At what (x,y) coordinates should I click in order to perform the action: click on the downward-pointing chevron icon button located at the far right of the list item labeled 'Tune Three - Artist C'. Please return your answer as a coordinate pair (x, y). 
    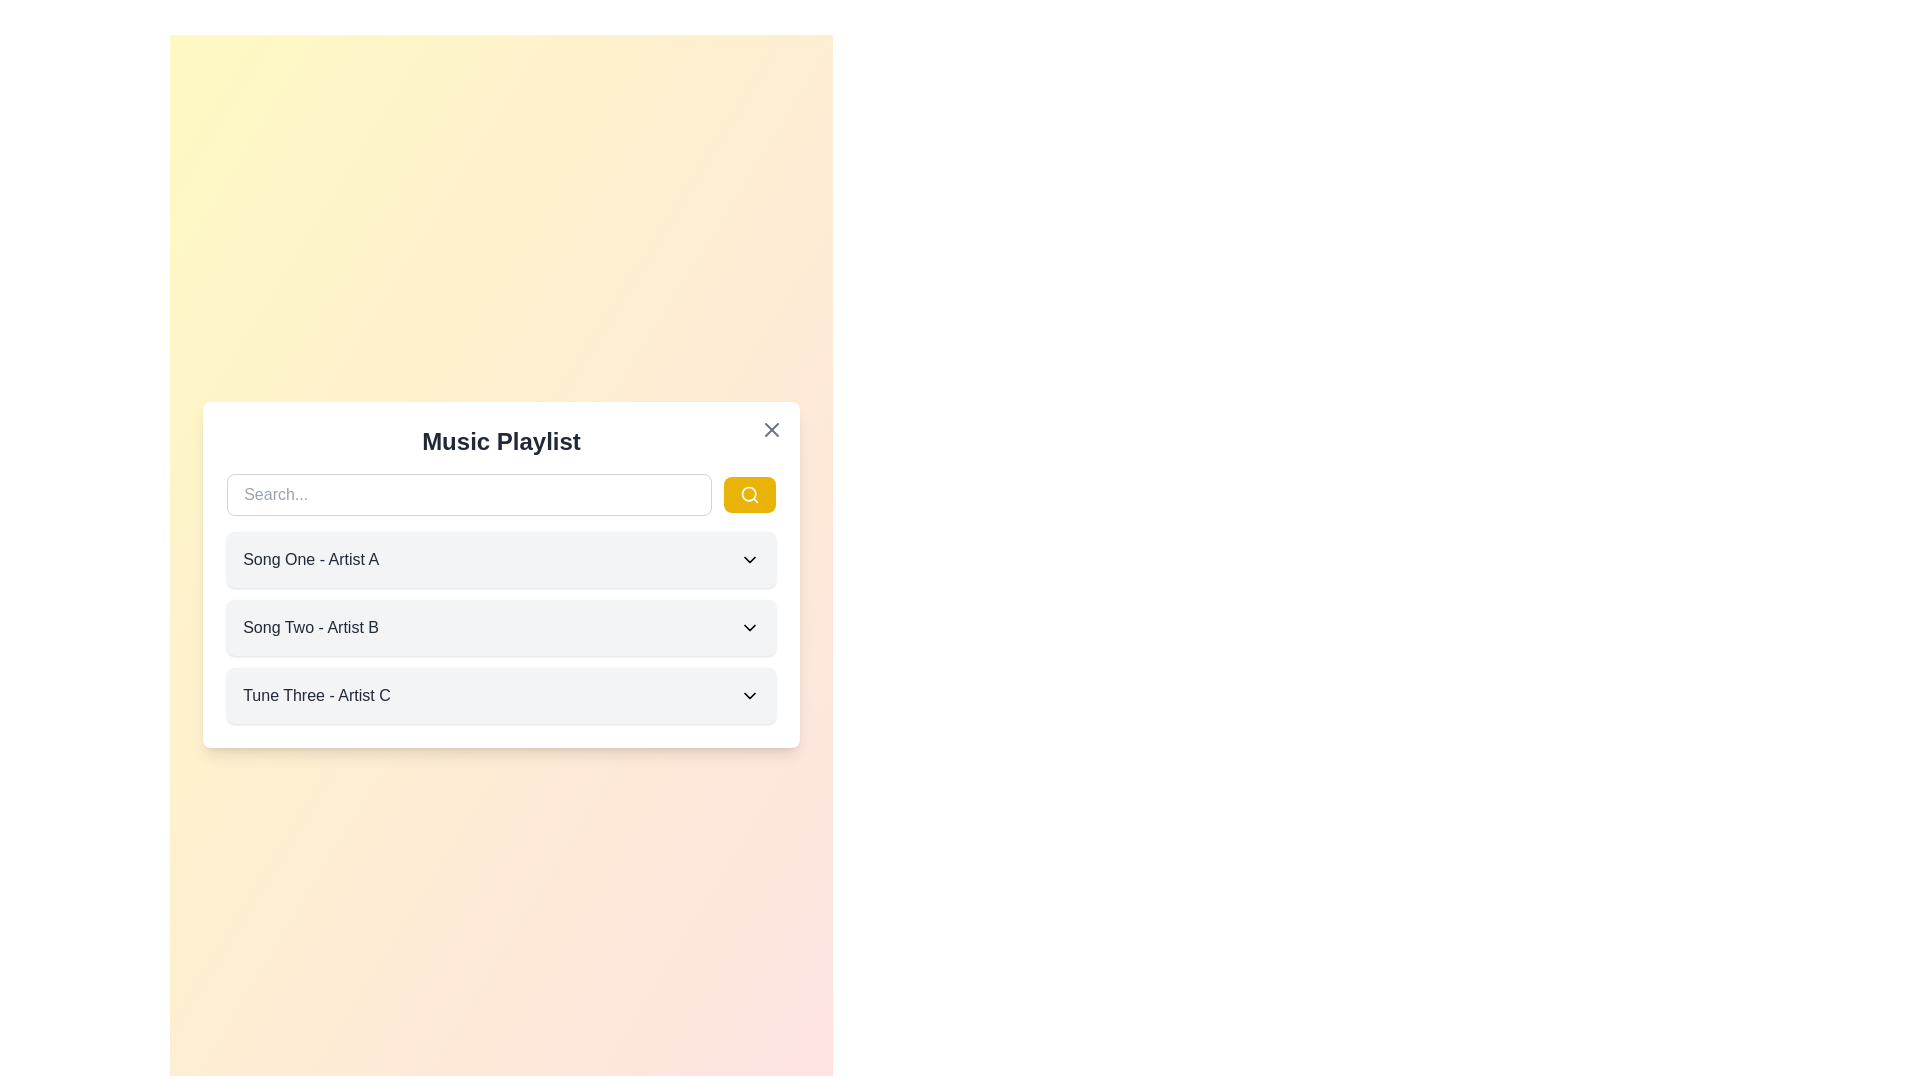
    Looking at the image, I should click on (748, 694).